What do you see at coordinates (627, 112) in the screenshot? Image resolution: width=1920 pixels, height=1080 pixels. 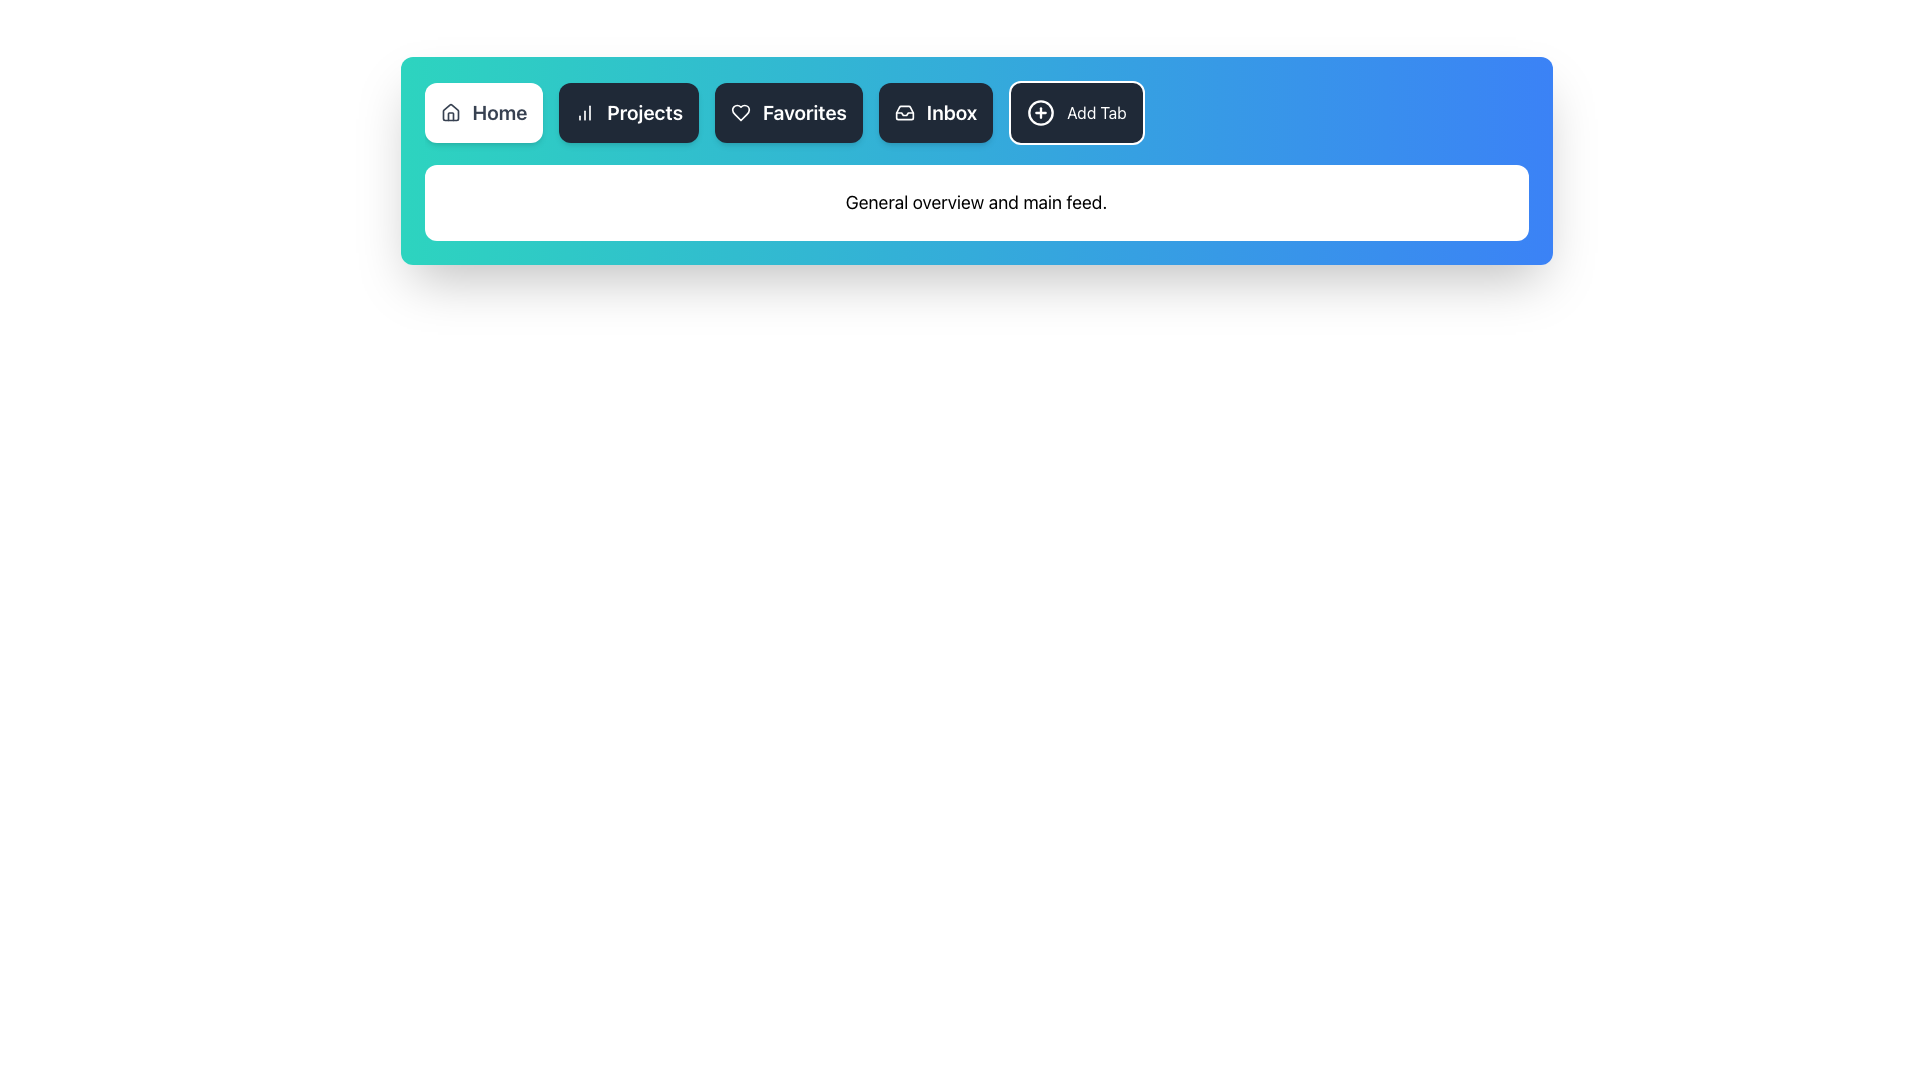 I see `the dark rounded button labeled 'Projects'` at bounding box center [627, 112].